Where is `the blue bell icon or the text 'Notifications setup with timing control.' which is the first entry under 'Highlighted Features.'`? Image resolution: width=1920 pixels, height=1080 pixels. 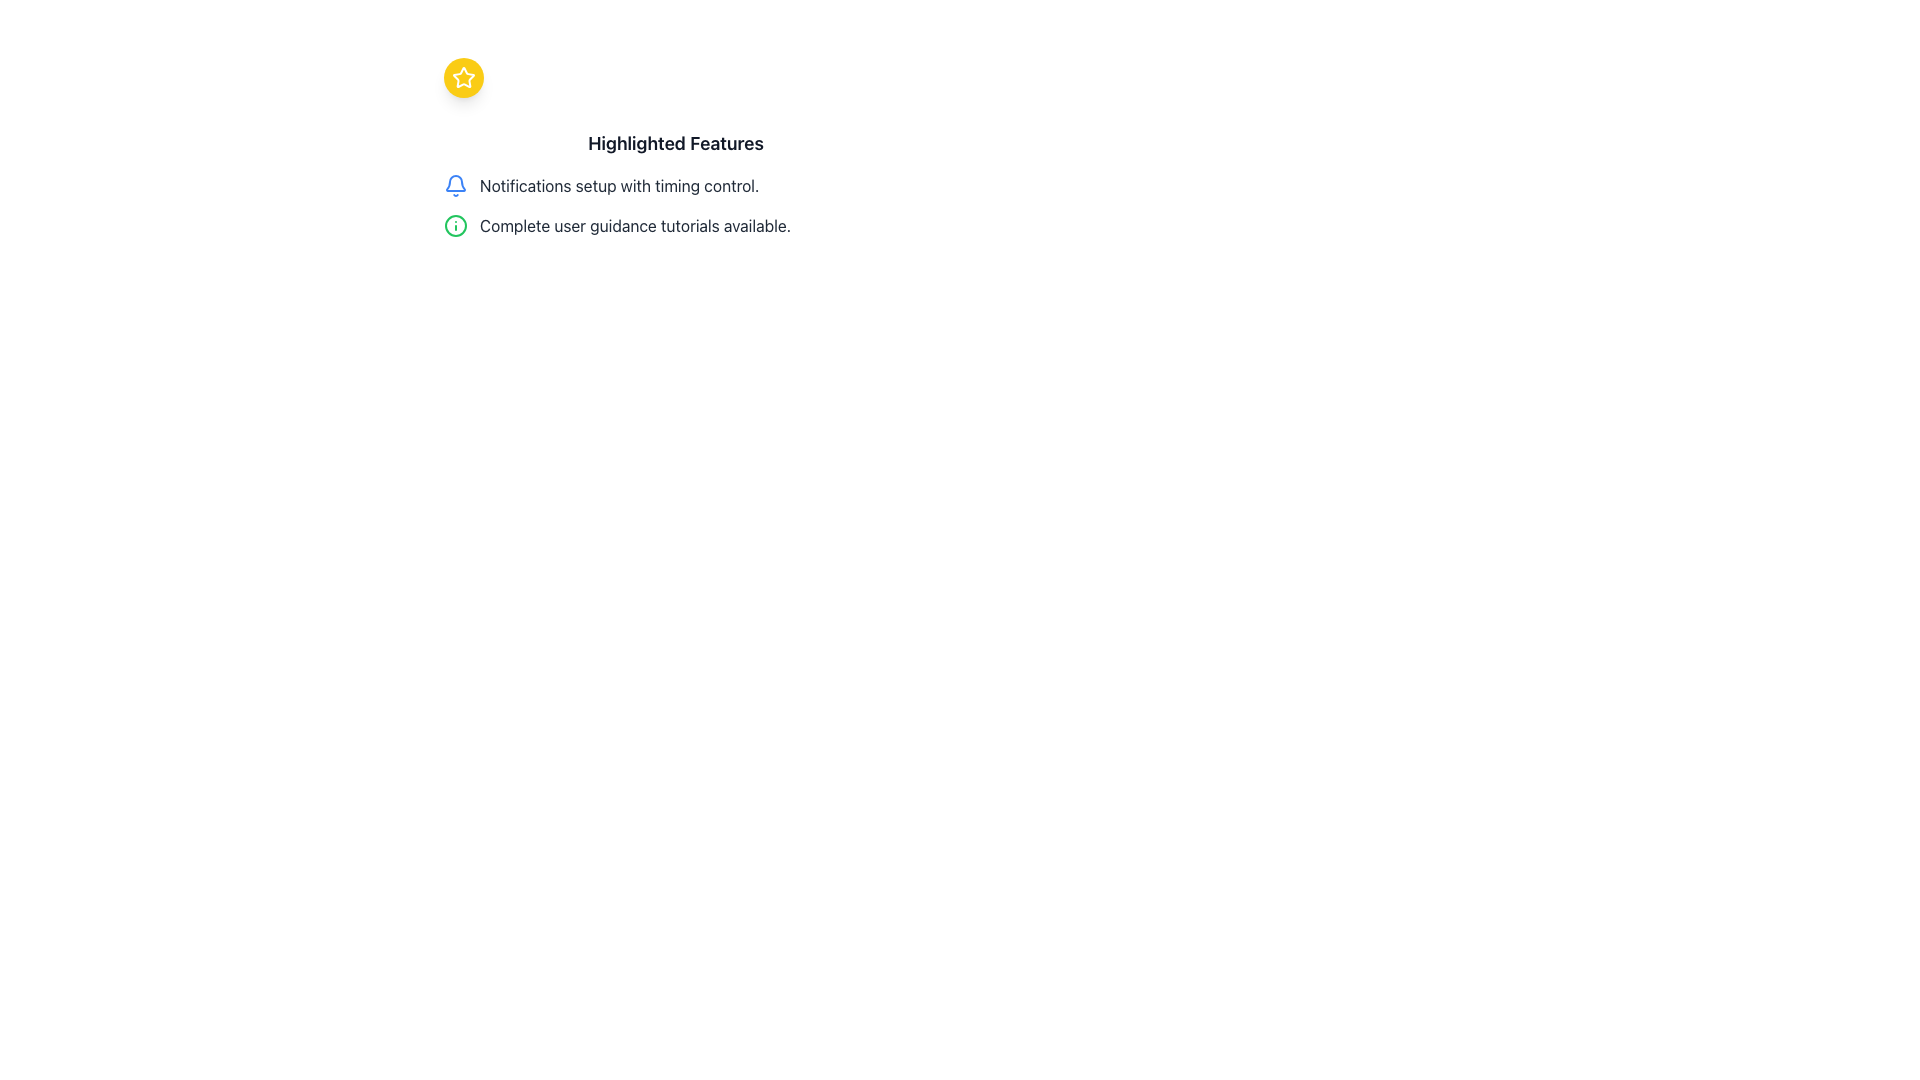 the blue bell icon or the text 'Notifications setup with timing control.' which is the first entry under 'Highlighted Features.' is located at coordinates (676, 185).